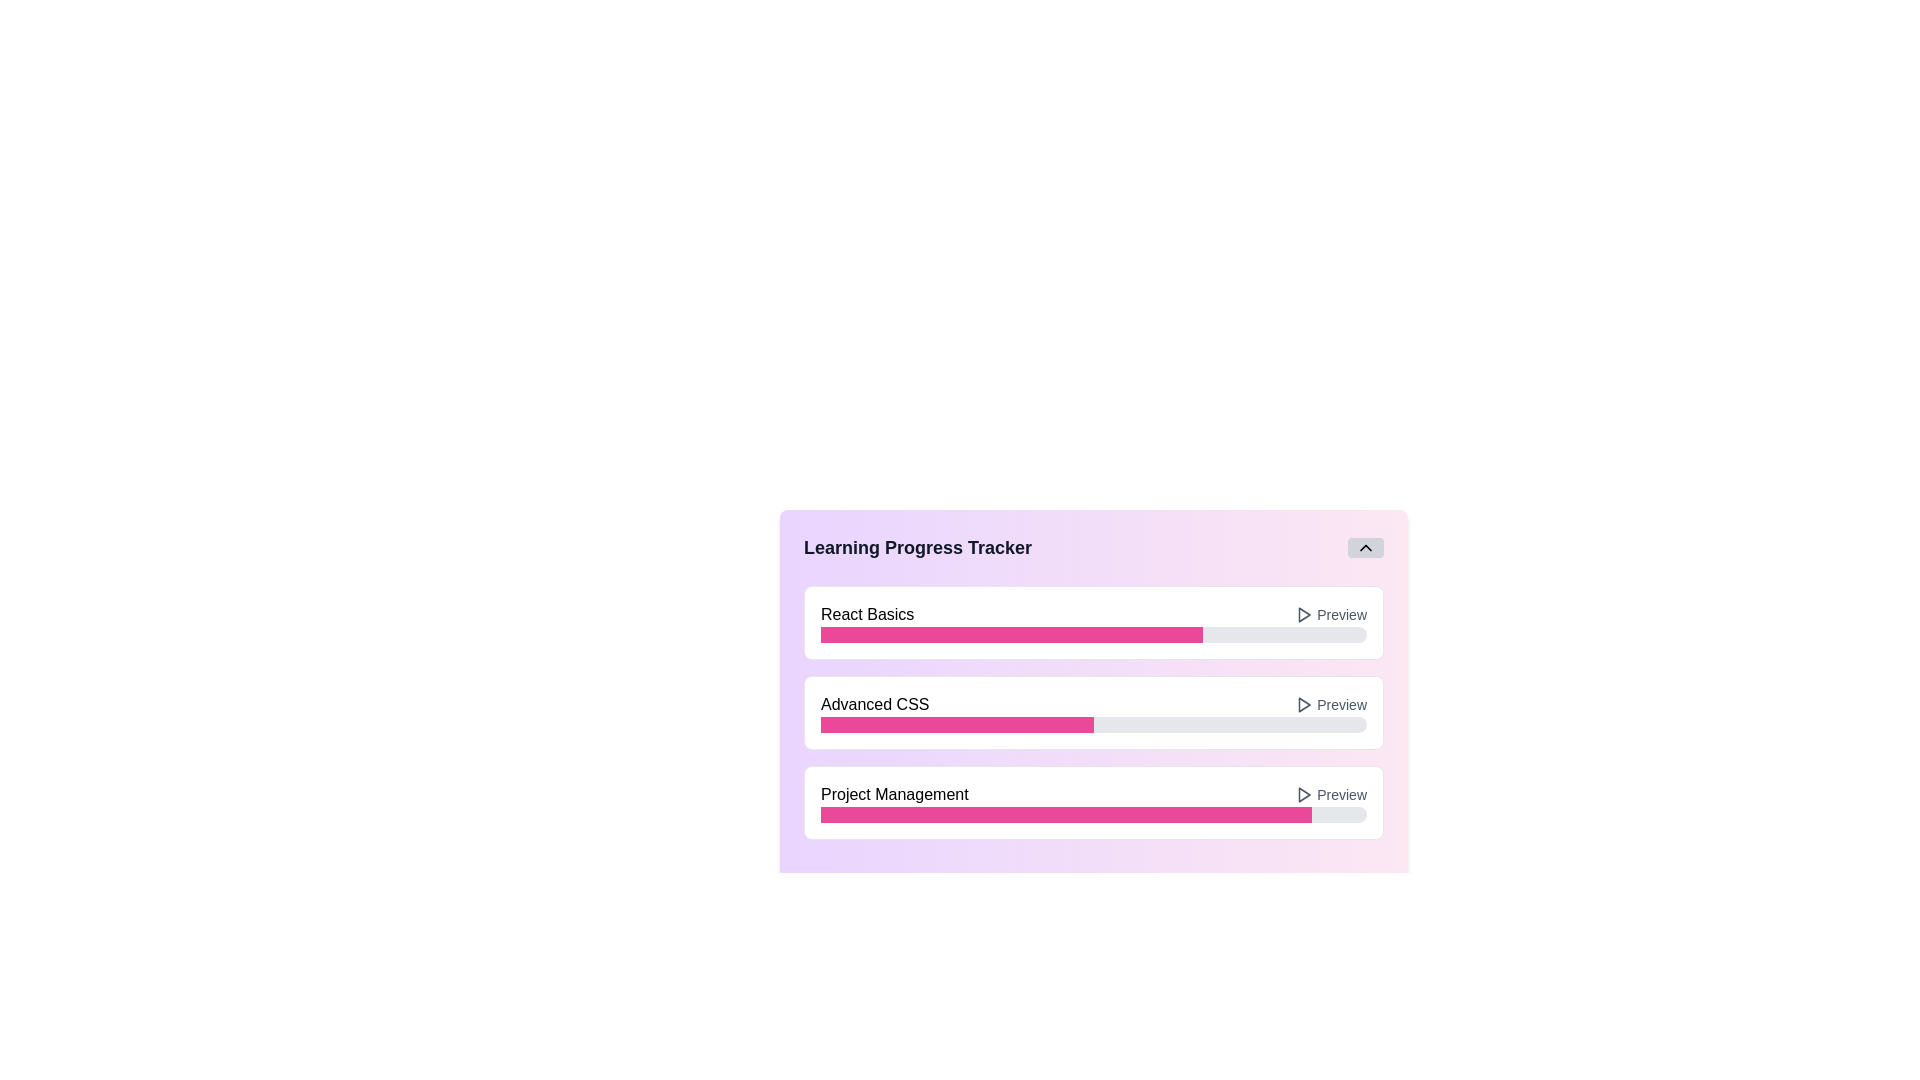 This screenshot has height=1080, width=1920. I want to click on the vibrant pink progress indicator, which is the filled portion of the progress bar located in the 'Advanced CSS' section of the Learning Progress Tracker interface, so click(956, 725).